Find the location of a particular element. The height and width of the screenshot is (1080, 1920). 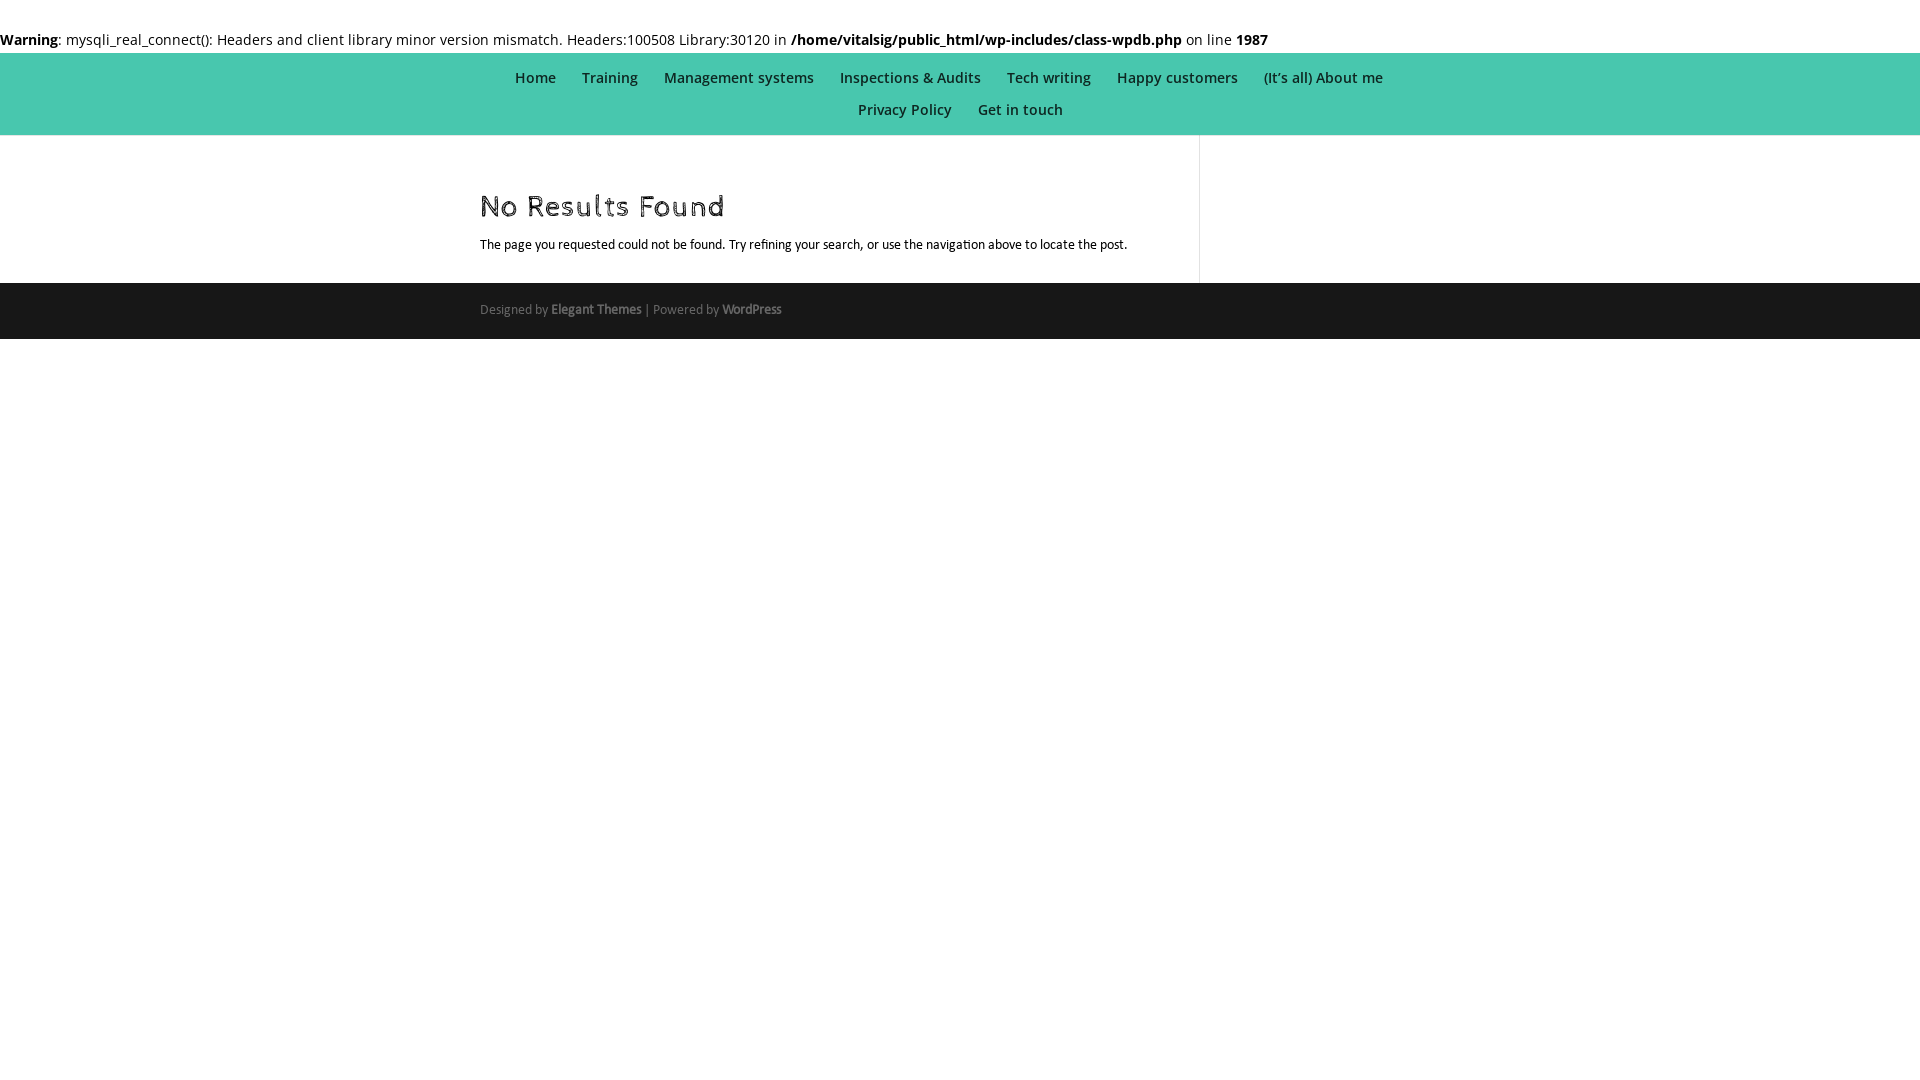

'Training' is located at coordinates (608, 86).